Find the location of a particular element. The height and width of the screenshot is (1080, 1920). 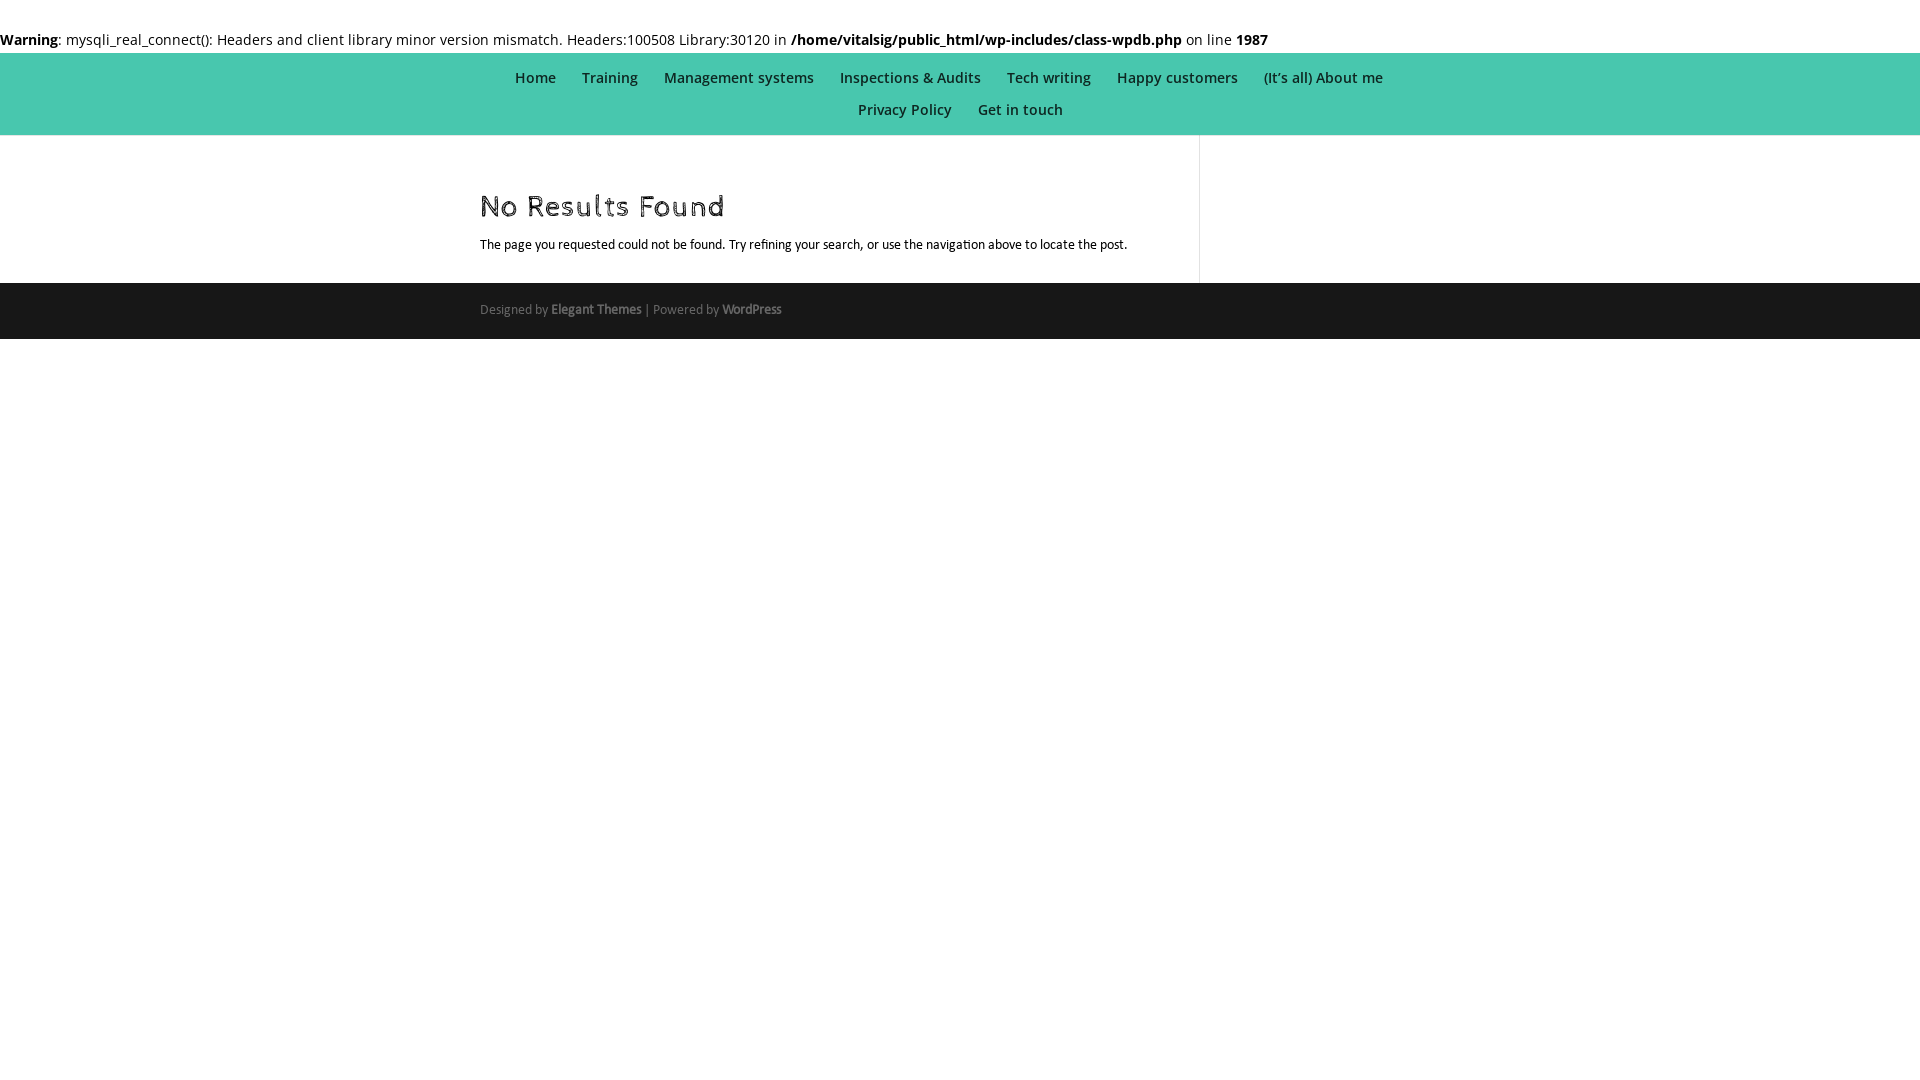

'Training' is located at coordinates (608, 86).